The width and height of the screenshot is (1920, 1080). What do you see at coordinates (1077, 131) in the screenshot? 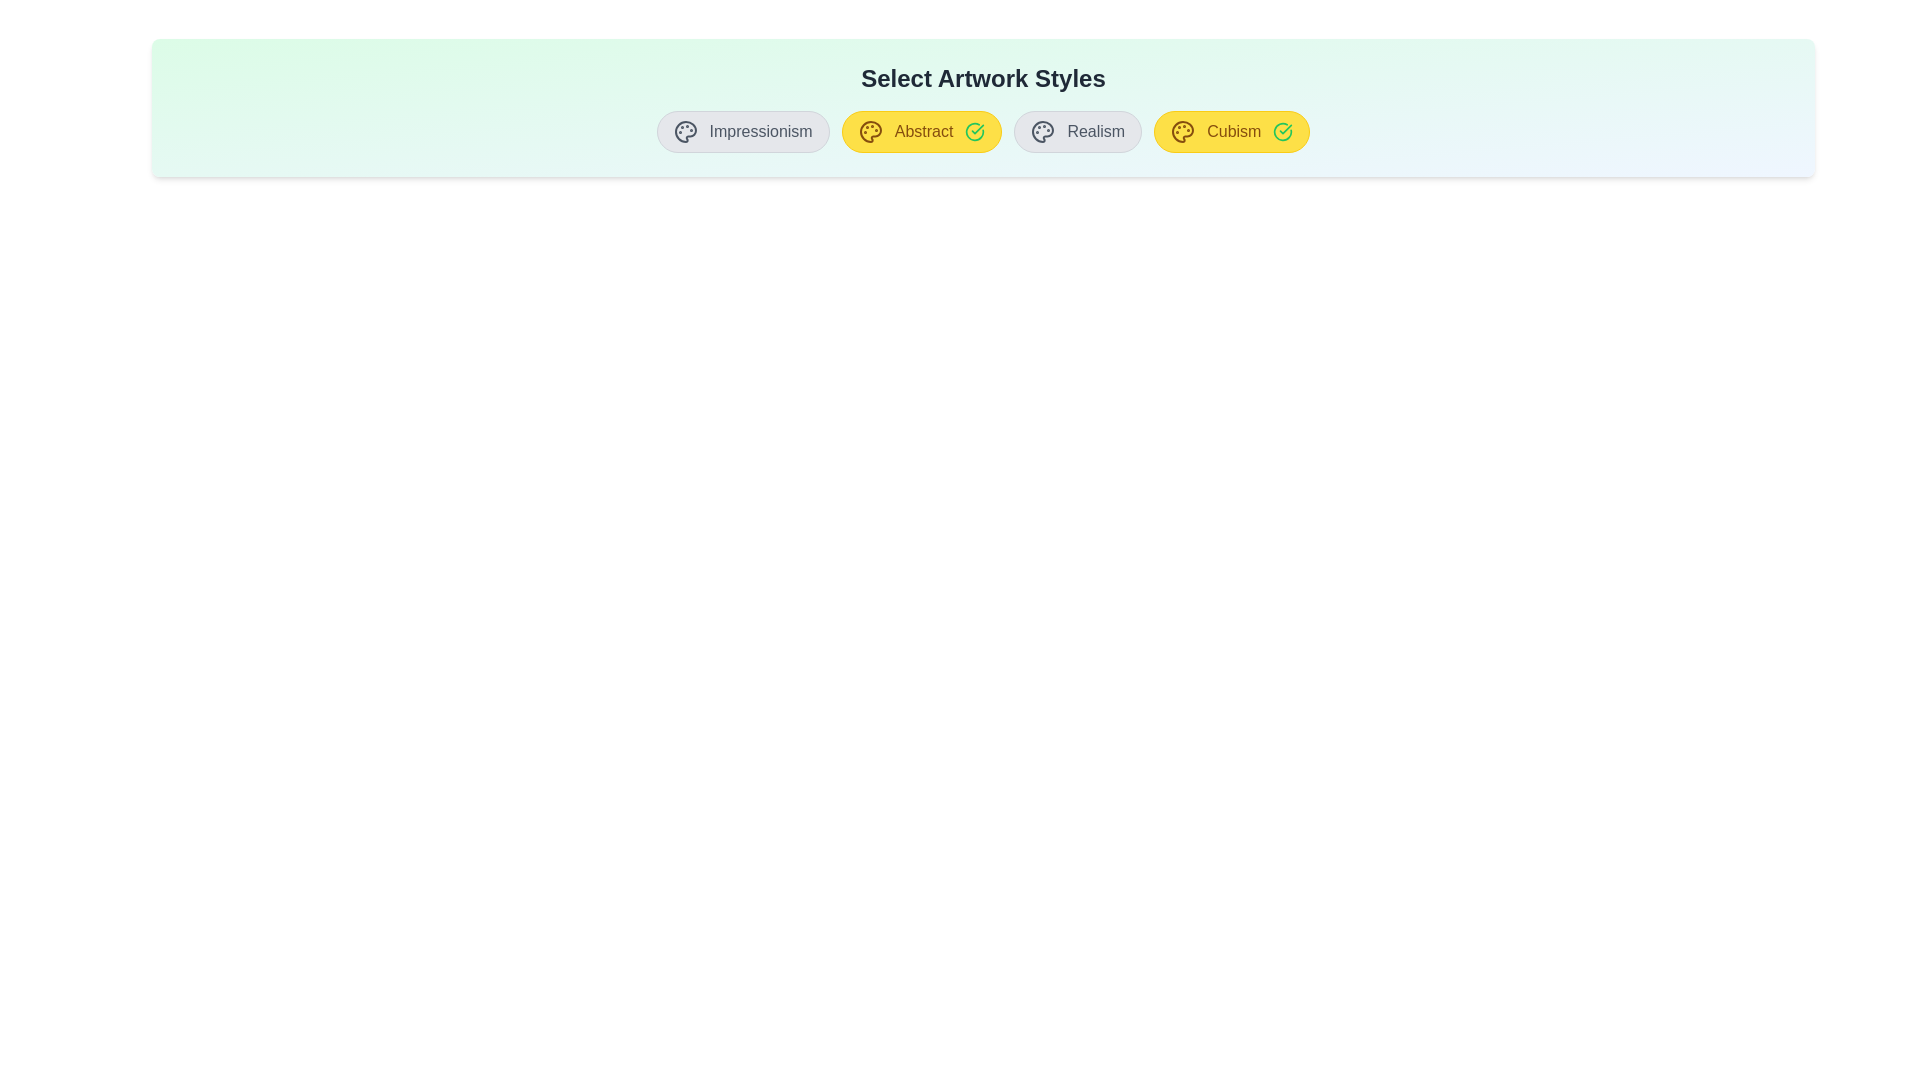
I see `the artwork style button corresponding to Realism` at bounding box center [1077, 131].